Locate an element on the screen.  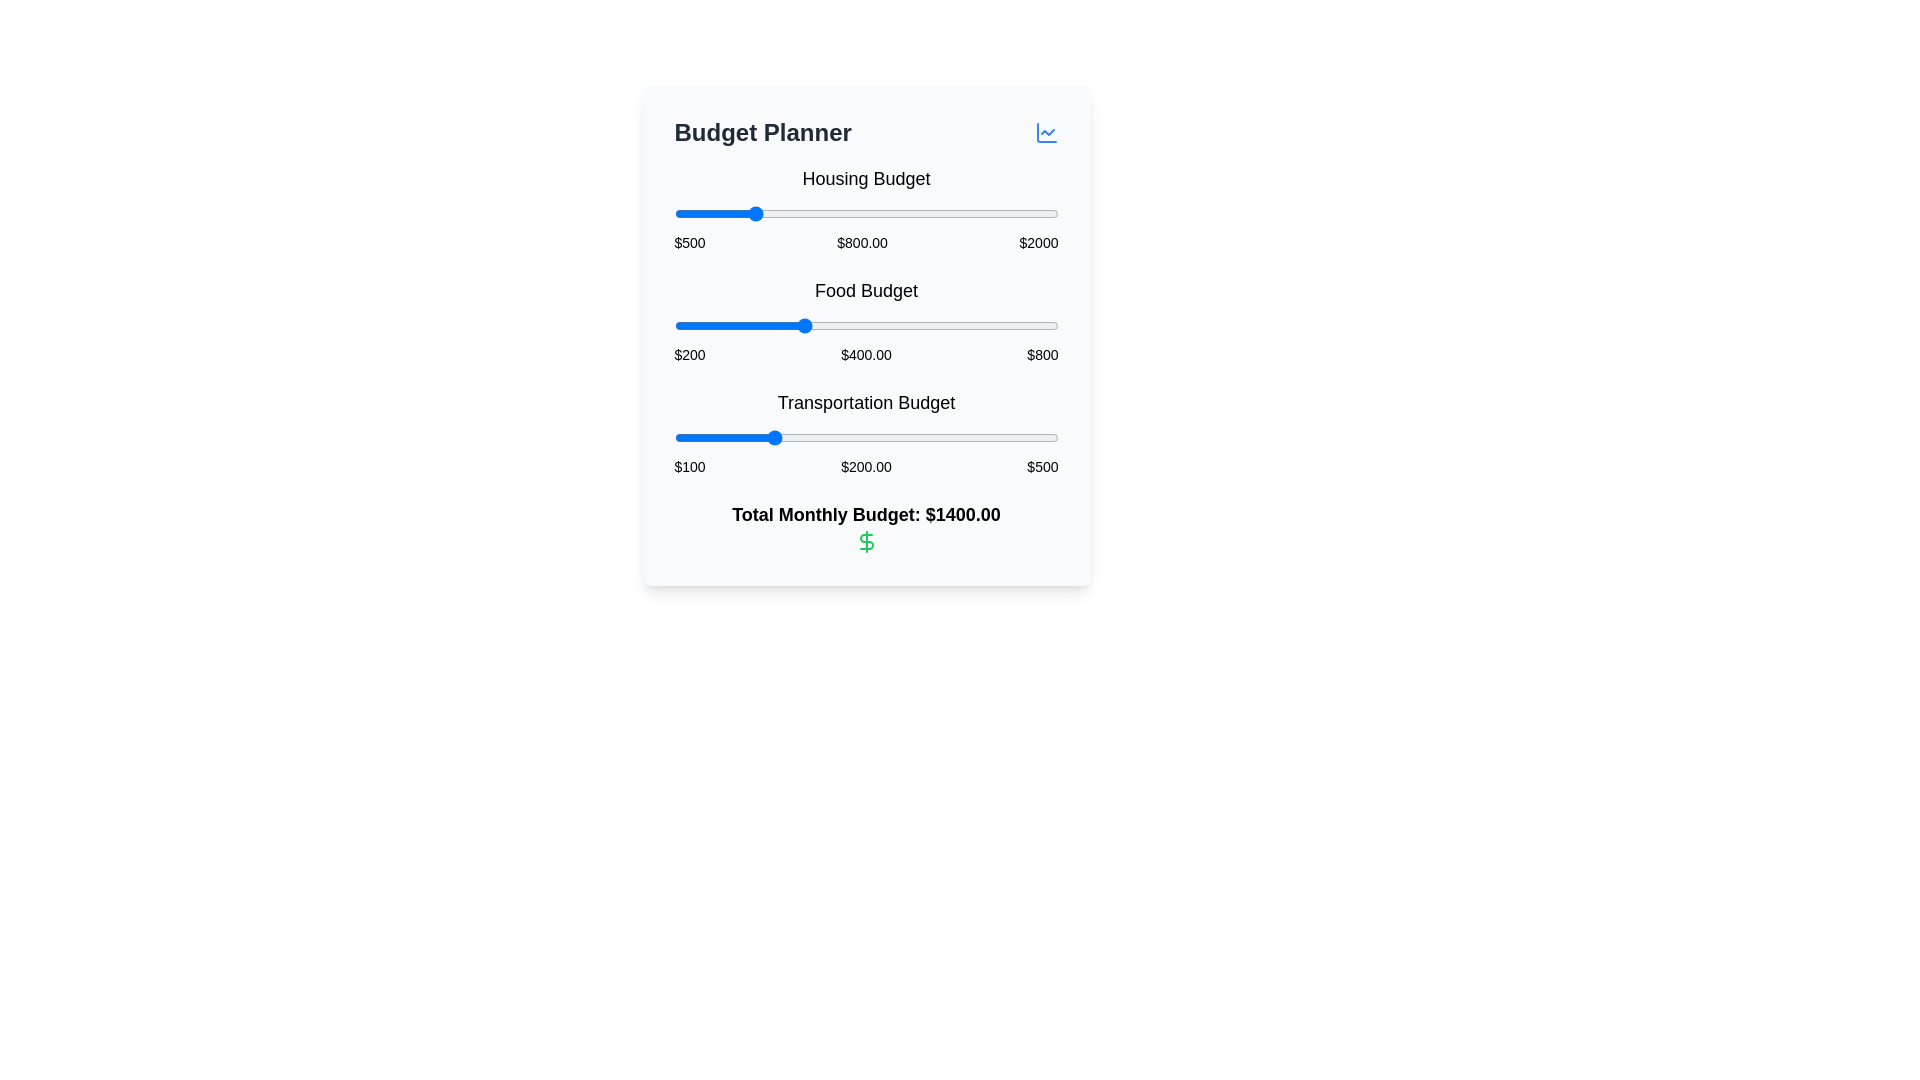
the text label displaying the maximum value '$500' for the budget slider, which is the rightmost label in a horizontal layout of three labels is located at coordinates (1041, 466).